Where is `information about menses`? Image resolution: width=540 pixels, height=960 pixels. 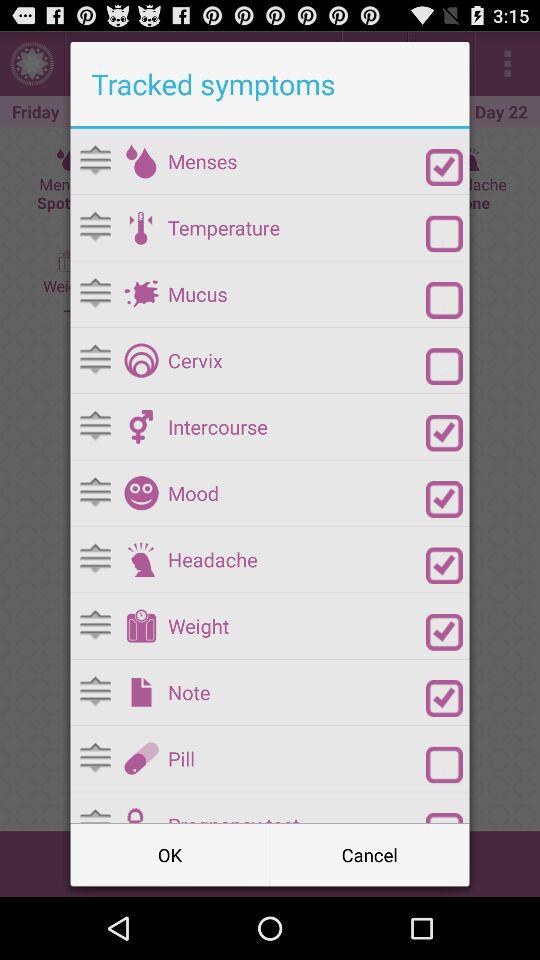 information about menses is located at coordinates (140, 160).